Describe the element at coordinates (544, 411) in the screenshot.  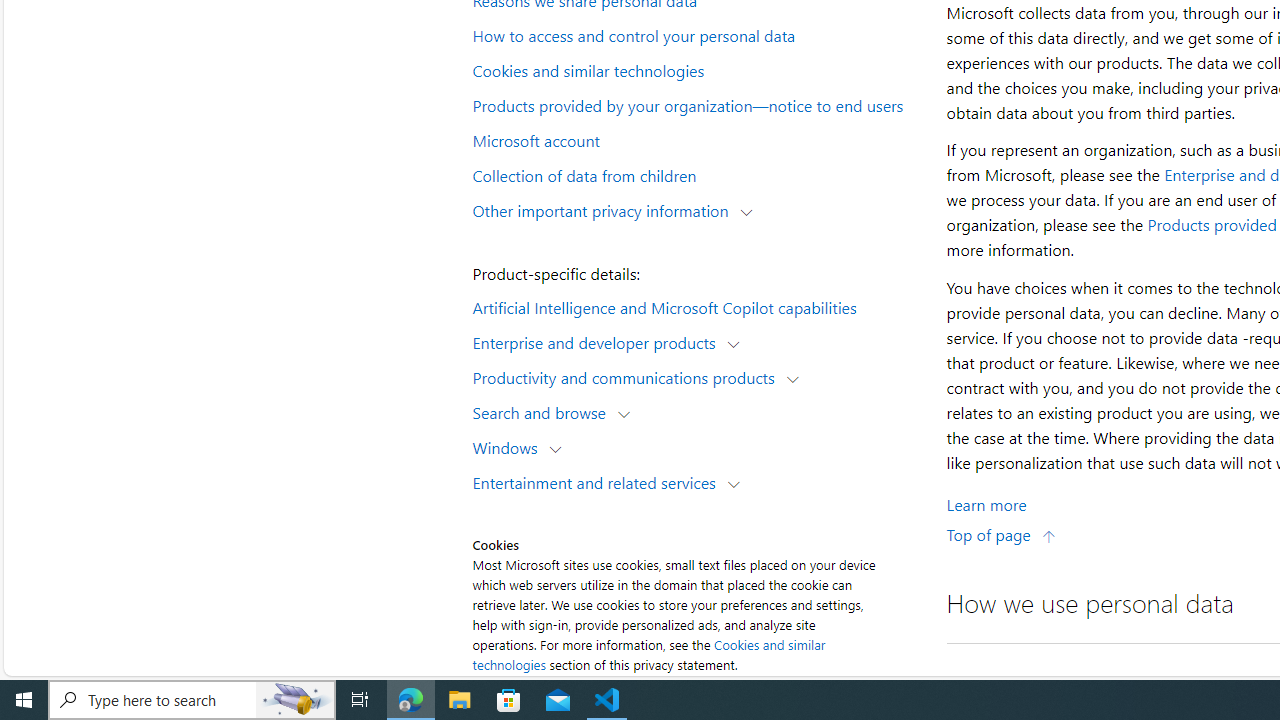
I see `'Search and browse'` at that location.